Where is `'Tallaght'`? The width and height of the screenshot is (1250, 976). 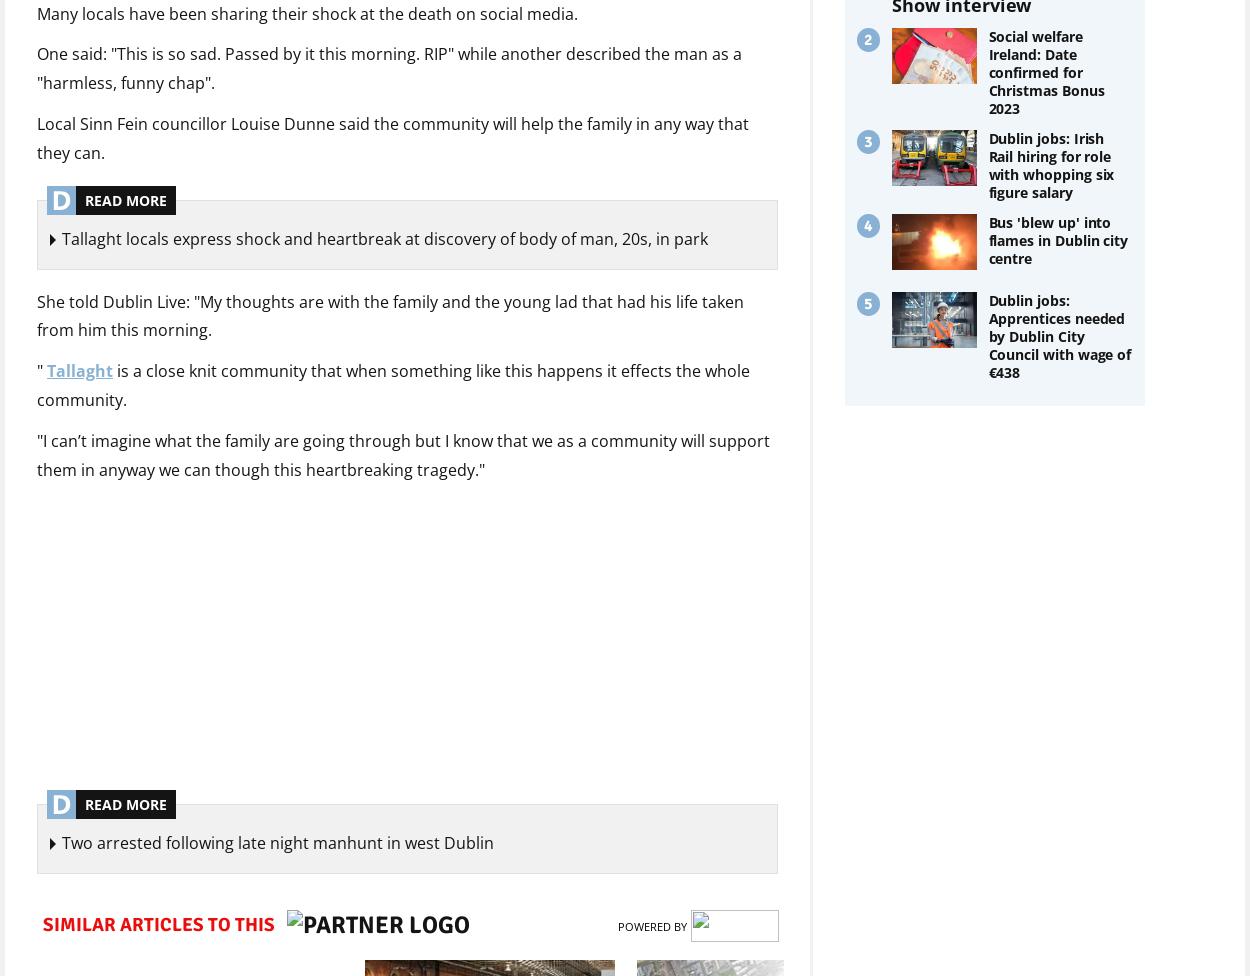
'Tallaght' is located at coordinates (47, 369).